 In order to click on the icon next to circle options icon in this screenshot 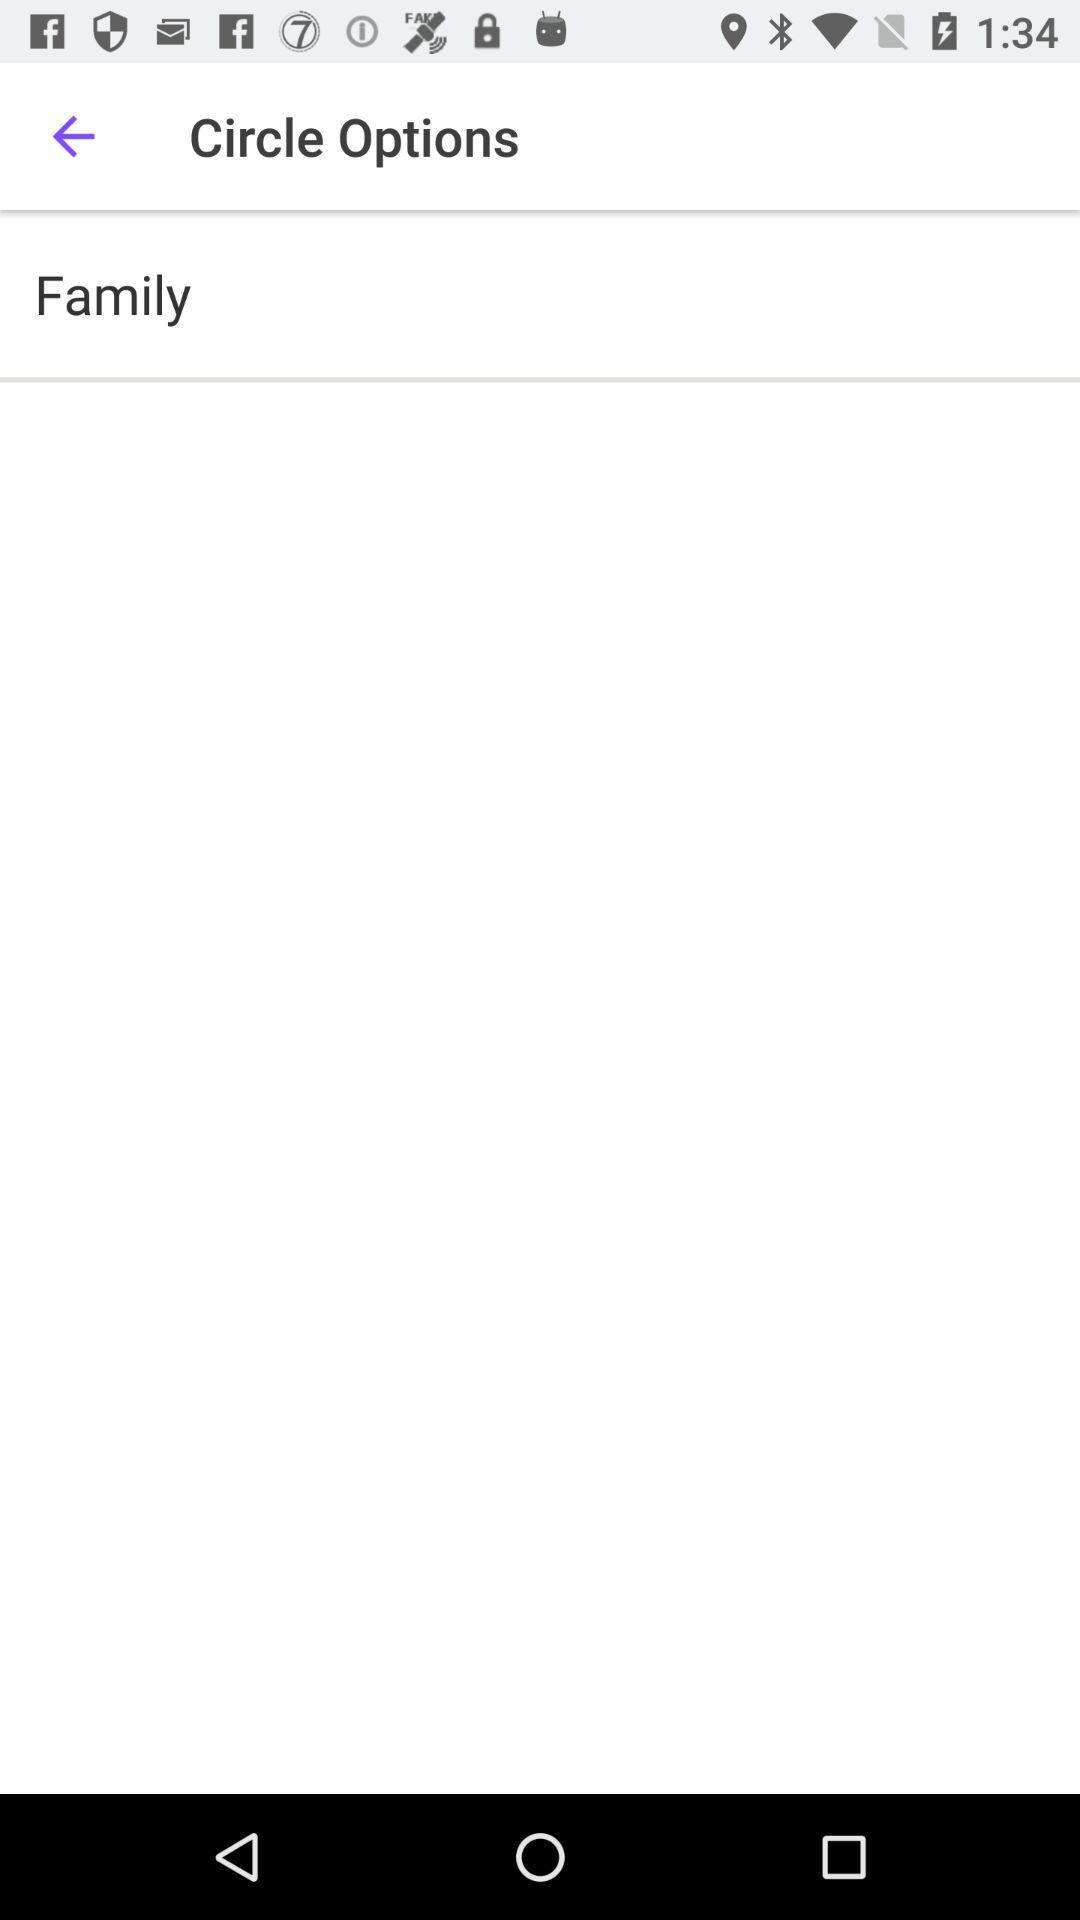, I will do `click(72, 135)`.